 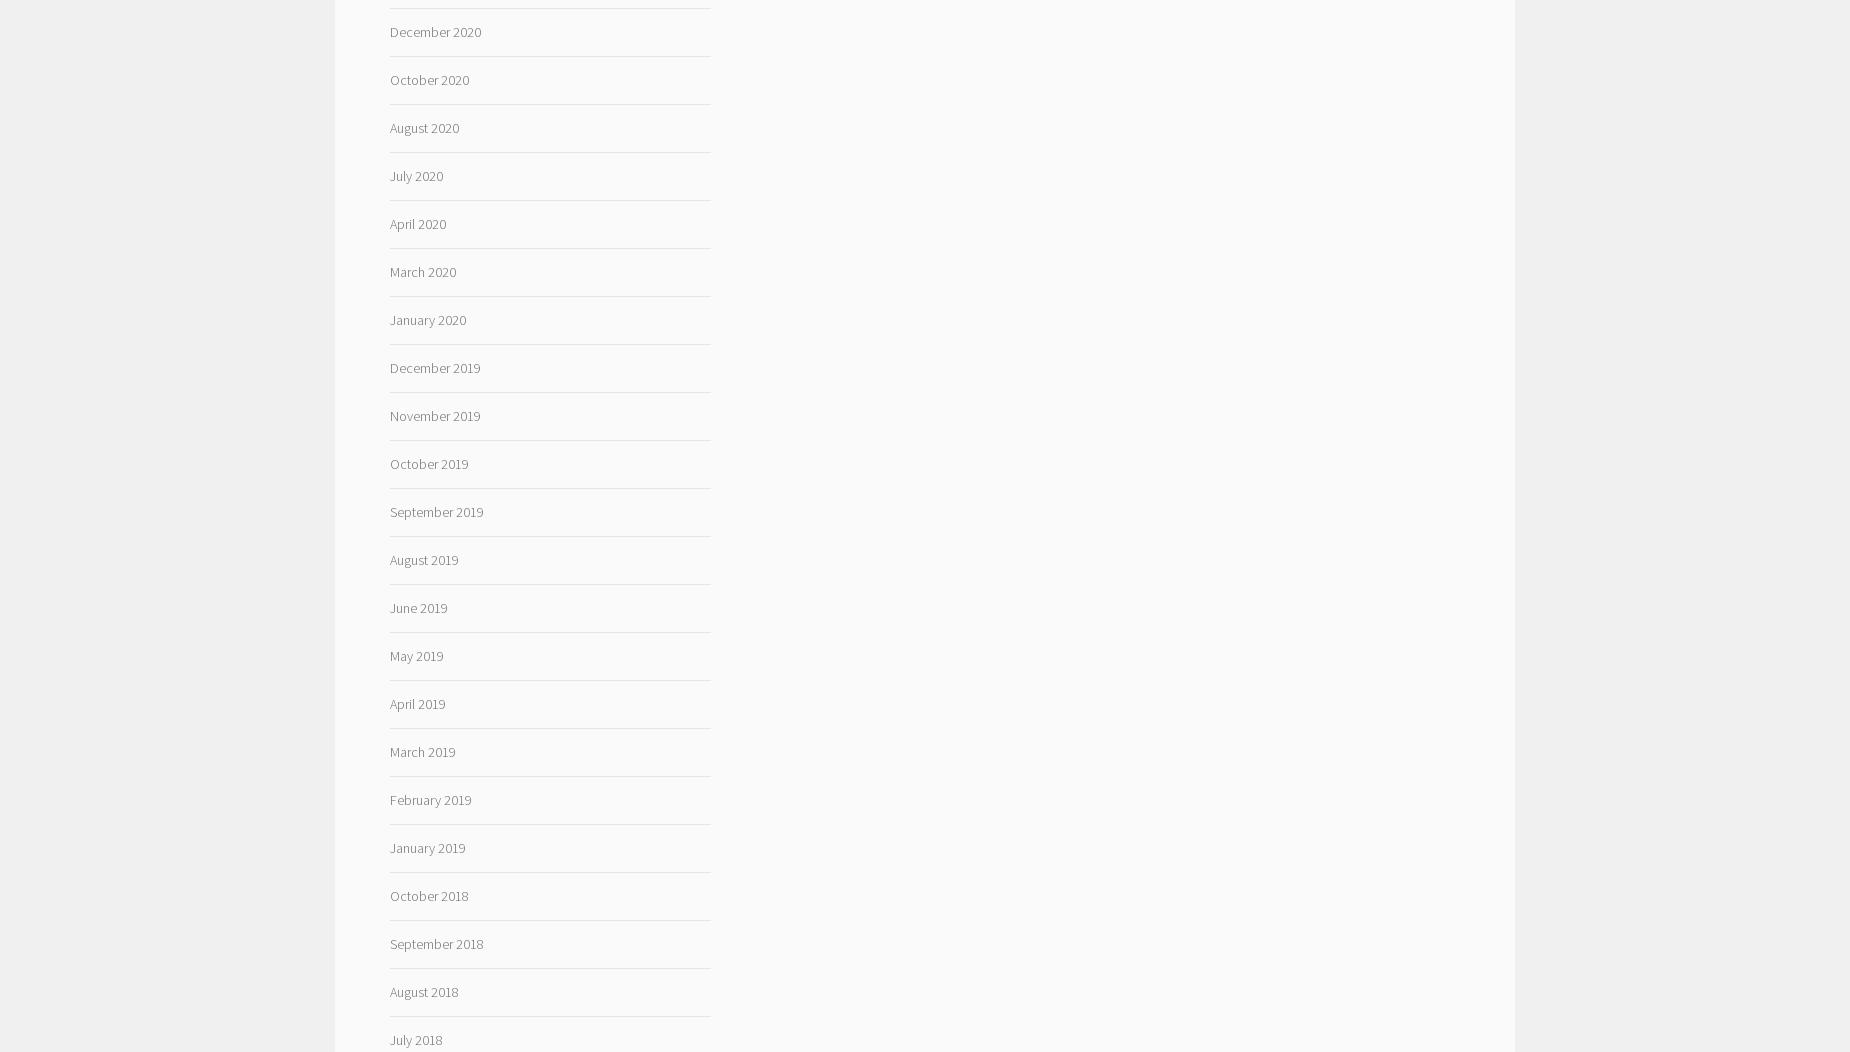 I want to click on 'February 2019', so click(x=428, y=798).